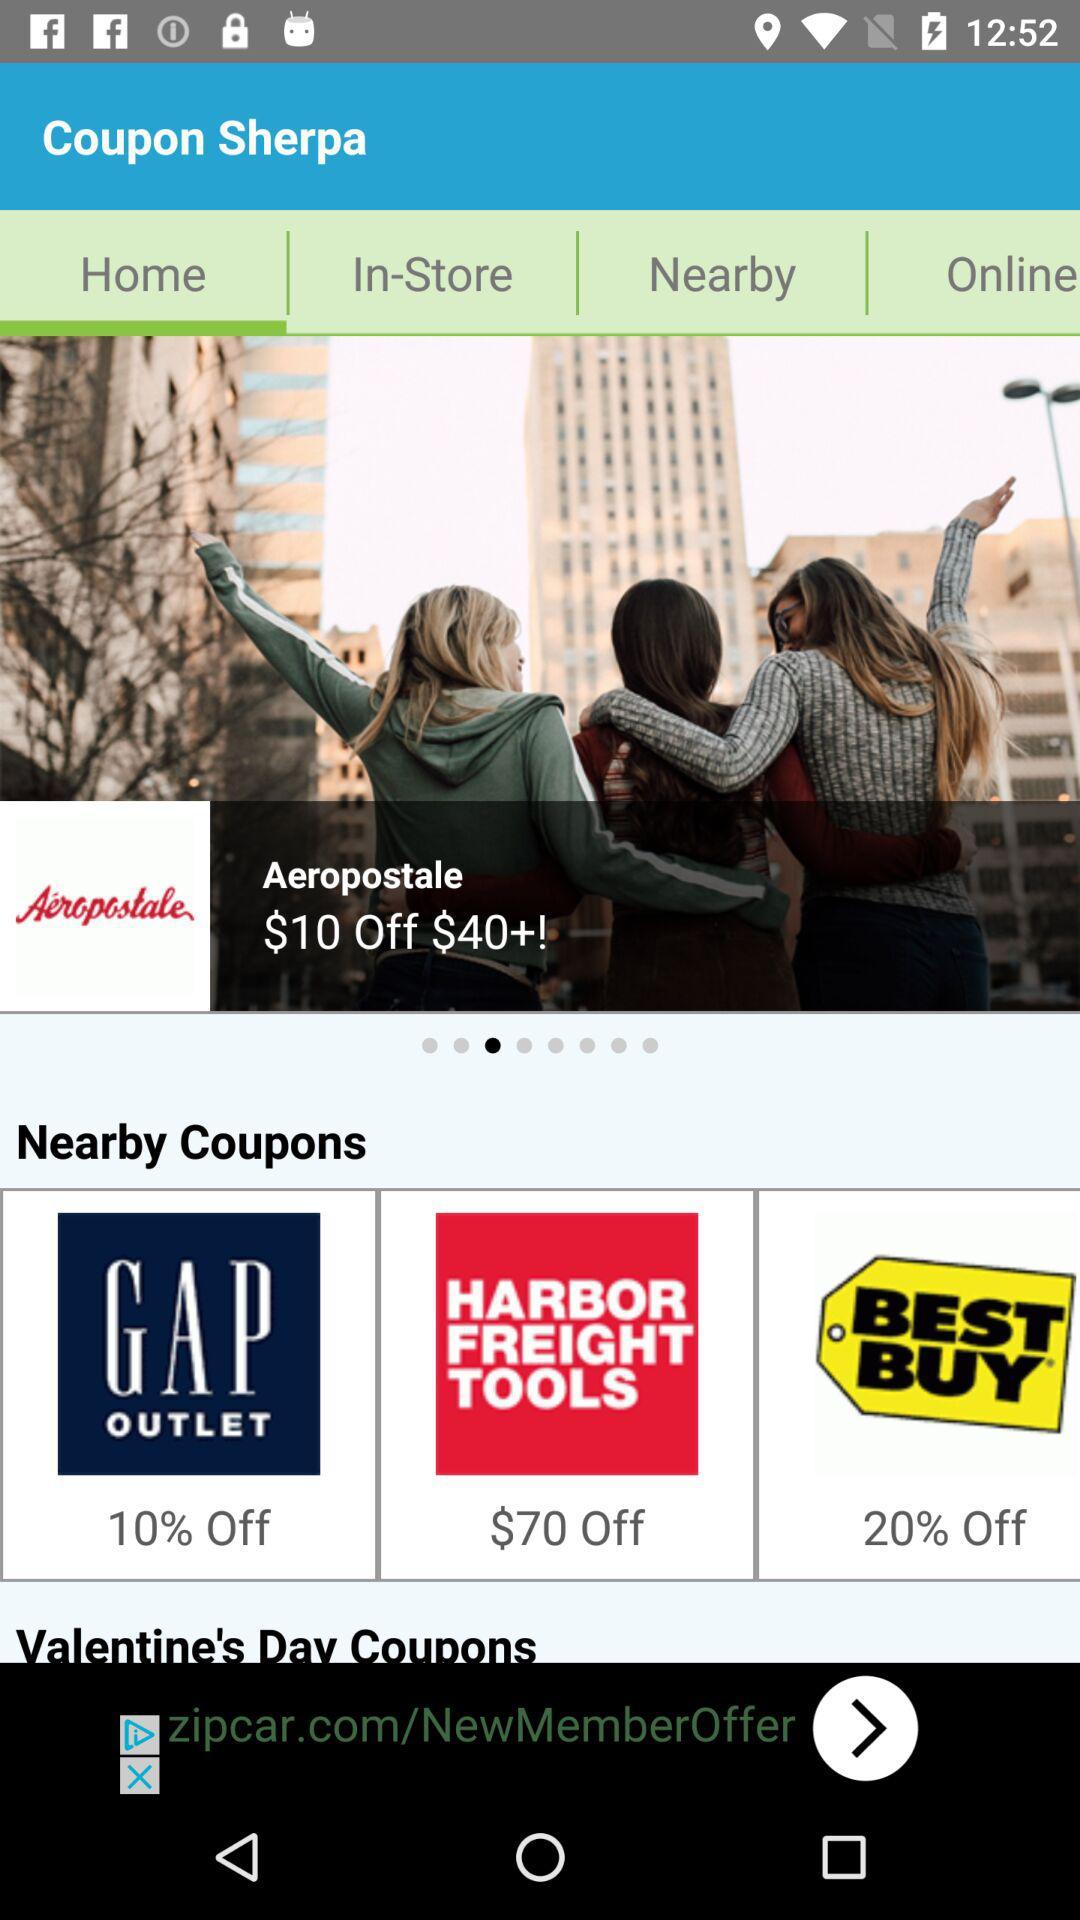 This screenshot has height=1920, width=1080. I want to click on advertisements, so click(540, 1727).